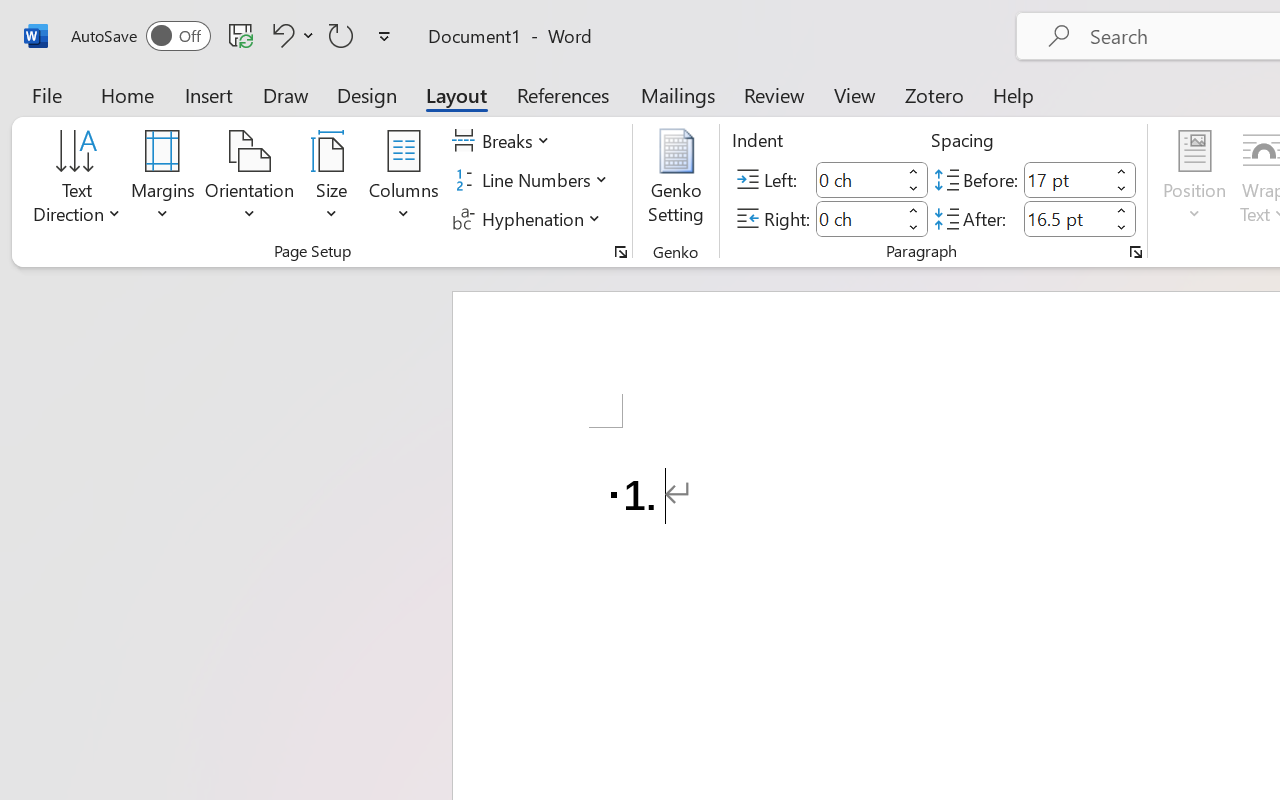 This screenshot has width=1280, height=800. I want to click on 'Indent Right', so click(858, 218).